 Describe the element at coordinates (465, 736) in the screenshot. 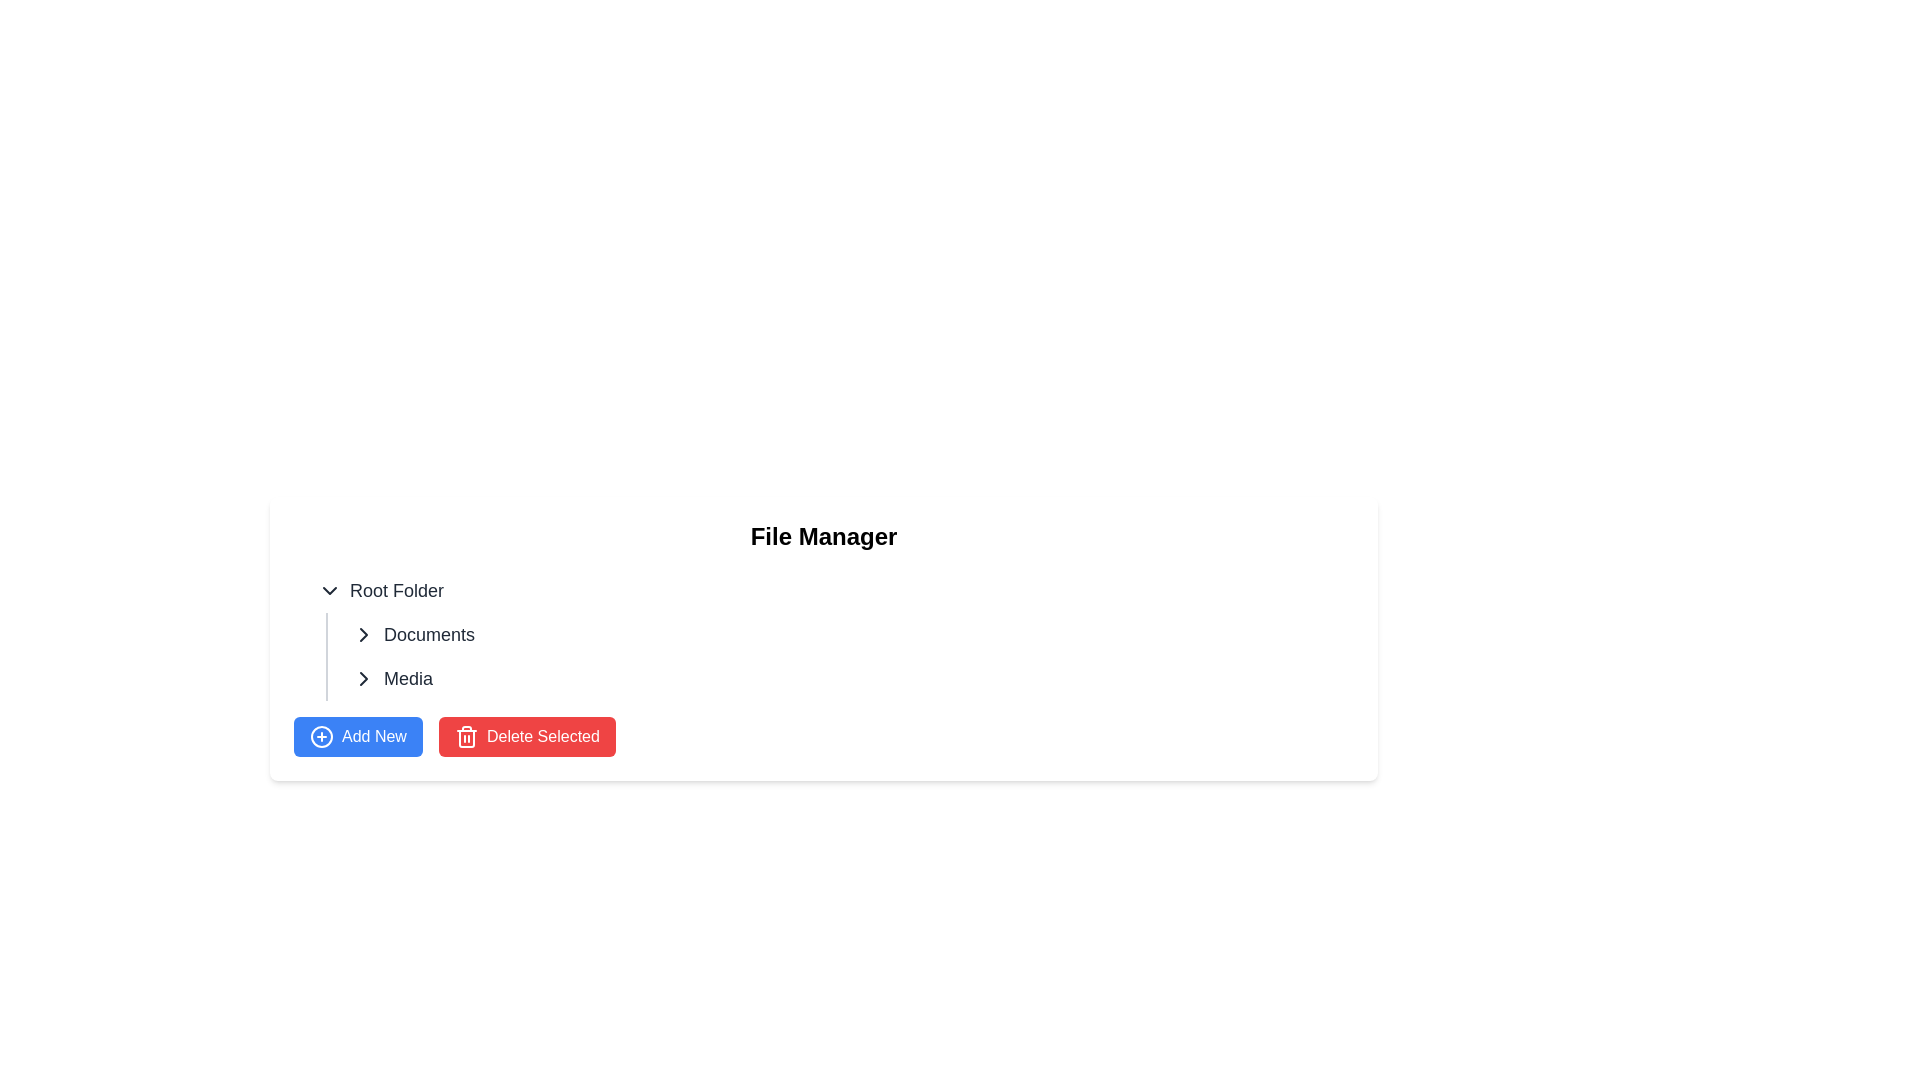

I see `the deletion icon inside the 'Delete Selected' button` at that location.